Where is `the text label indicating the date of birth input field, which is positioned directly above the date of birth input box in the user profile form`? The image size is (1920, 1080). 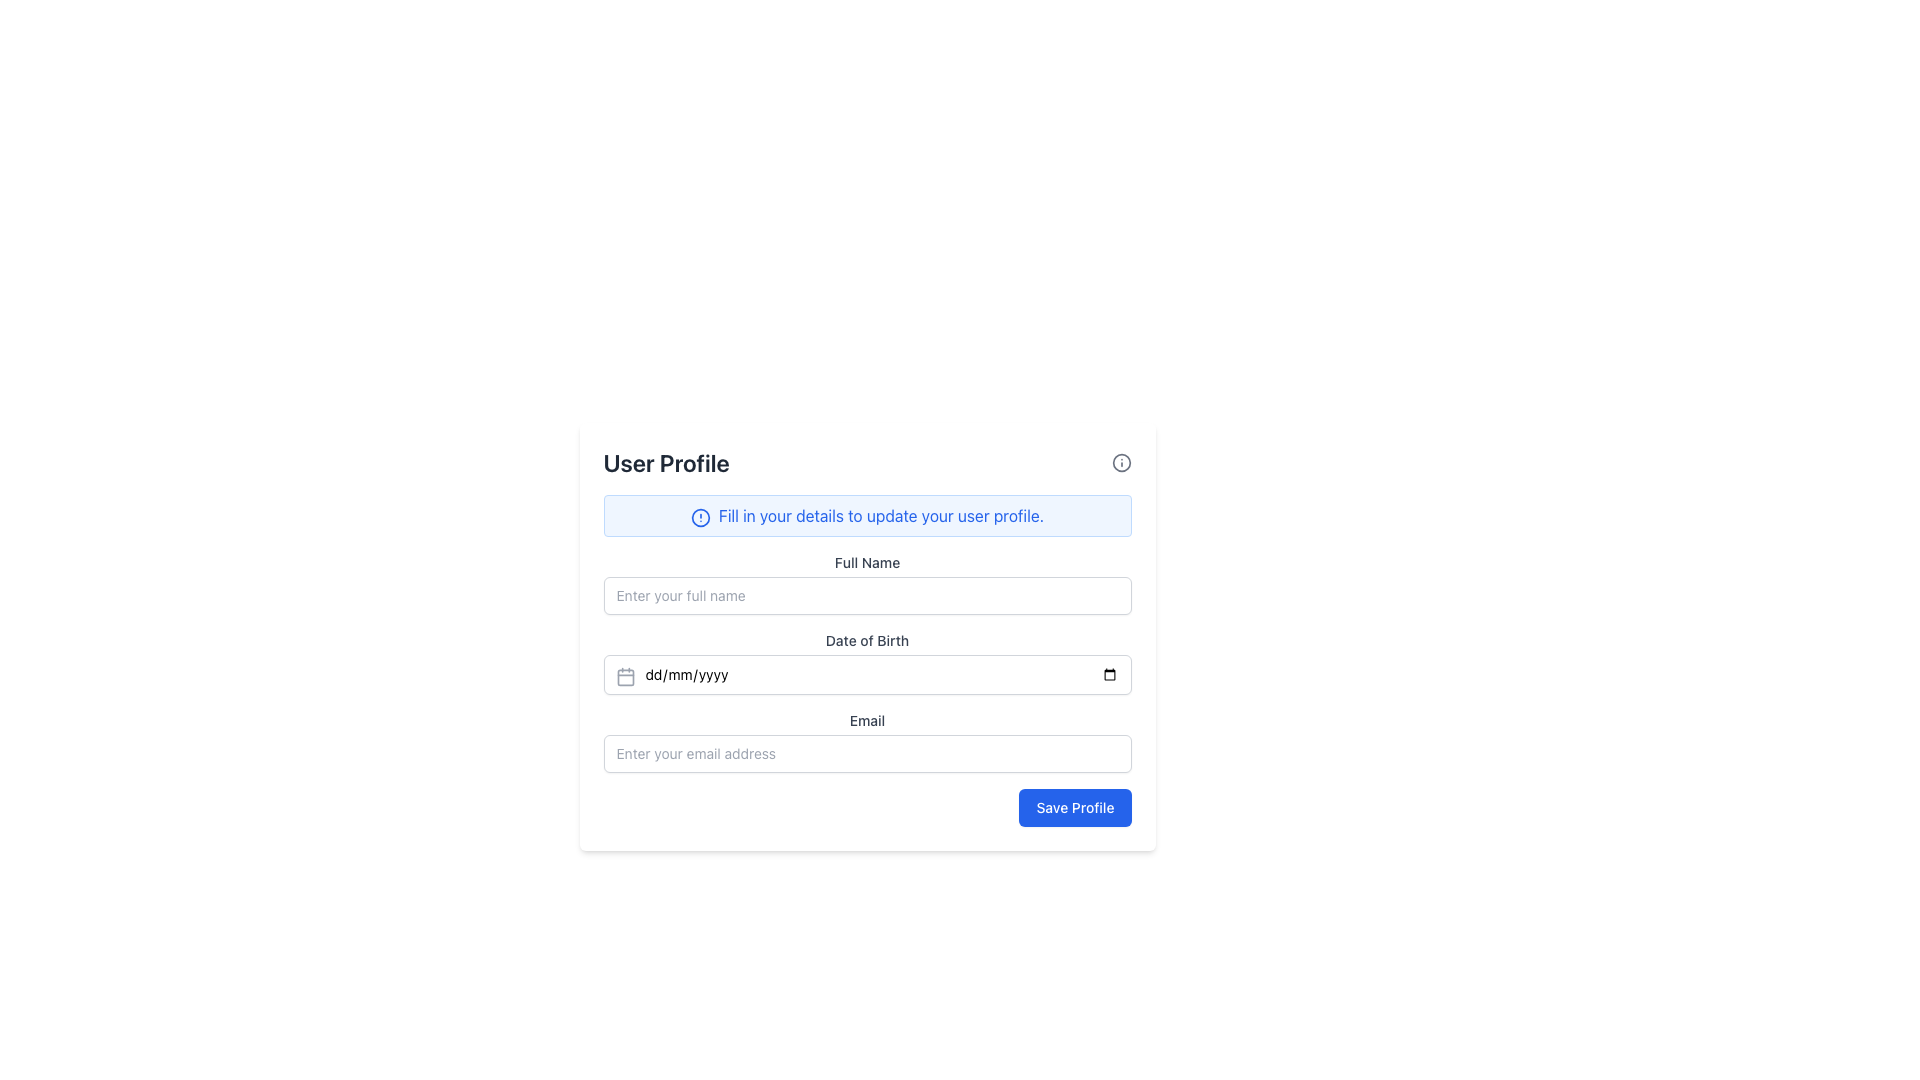
the text label indicating the date of birth input field, which is positioned directly above the date of birth input box in the user profile form is located at coordinates (867, 640).